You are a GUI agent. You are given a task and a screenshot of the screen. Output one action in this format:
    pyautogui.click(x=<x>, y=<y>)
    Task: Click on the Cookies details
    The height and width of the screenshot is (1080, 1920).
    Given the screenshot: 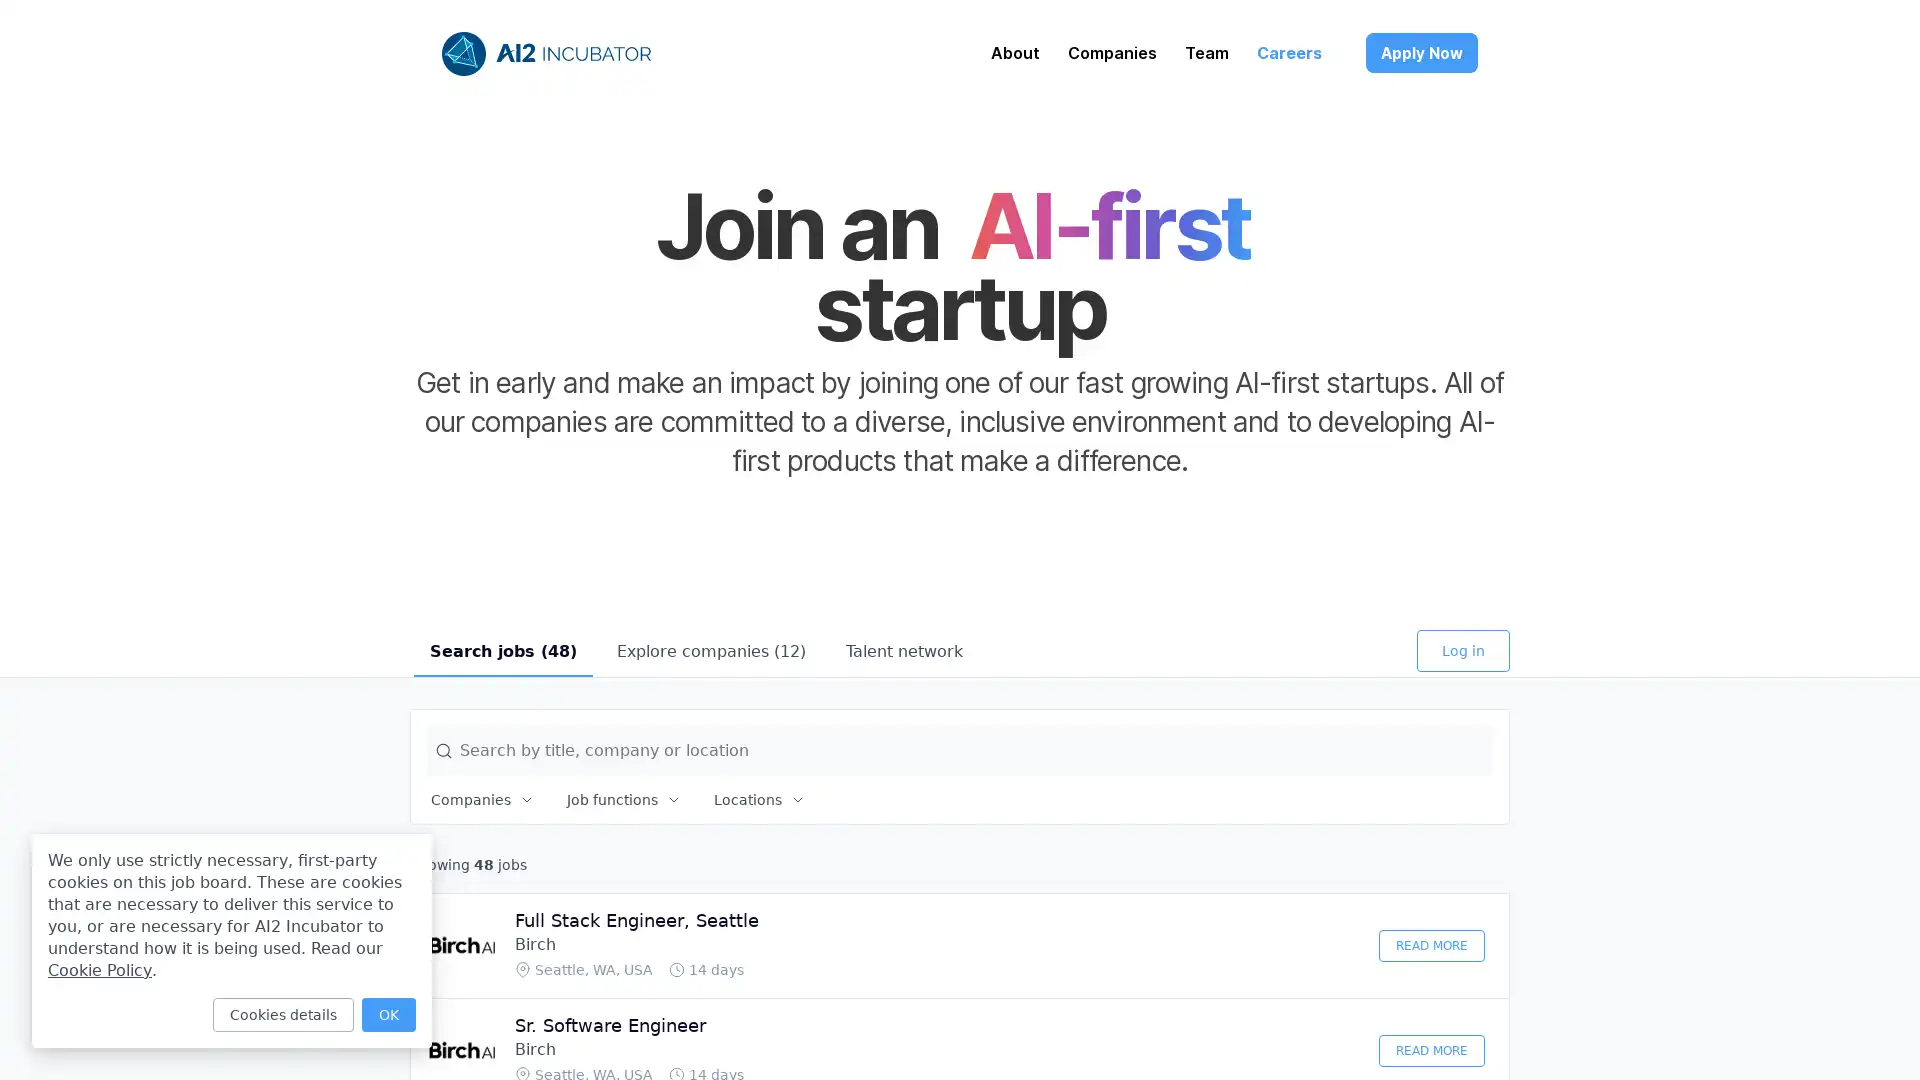 What is the action you would take?
    pyautogui.click(x=282, y=1014)
    